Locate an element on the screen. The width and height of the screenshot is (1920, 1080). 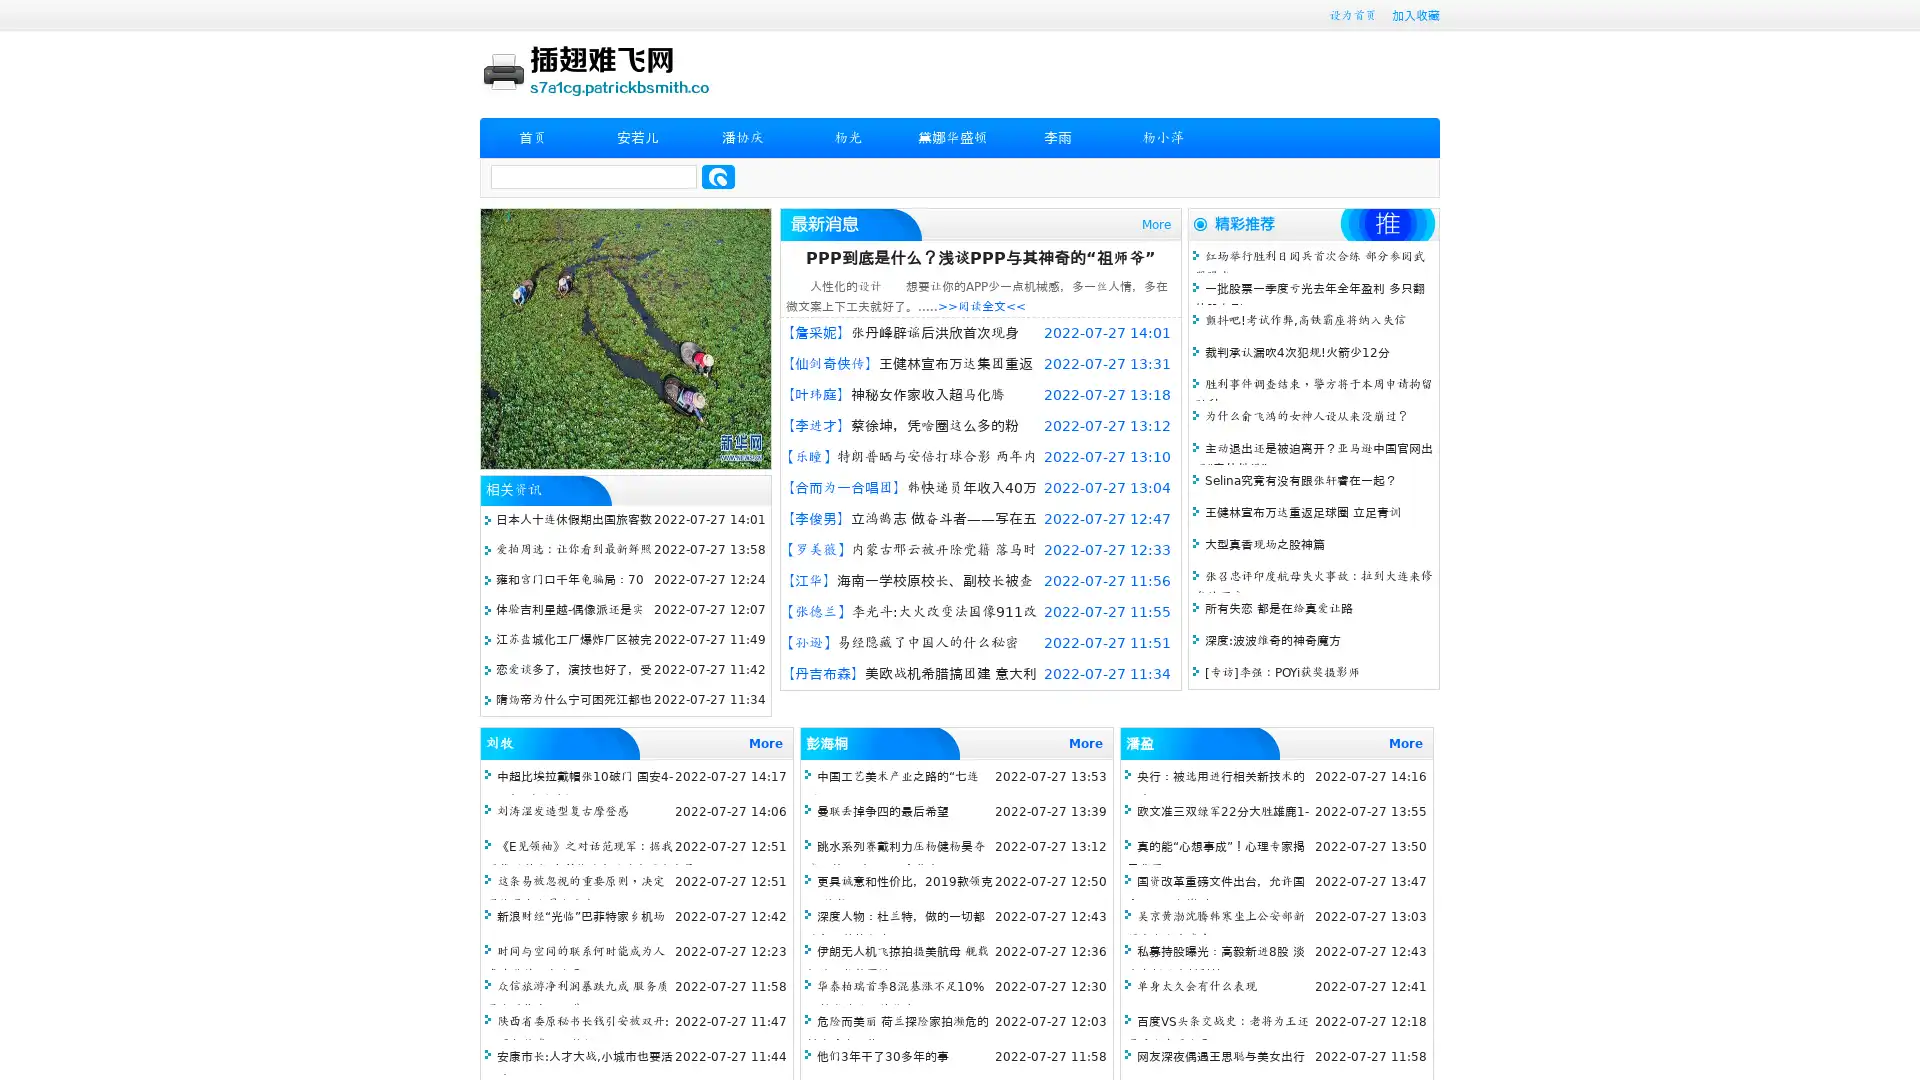
Search is located at coordinates (718, 176).